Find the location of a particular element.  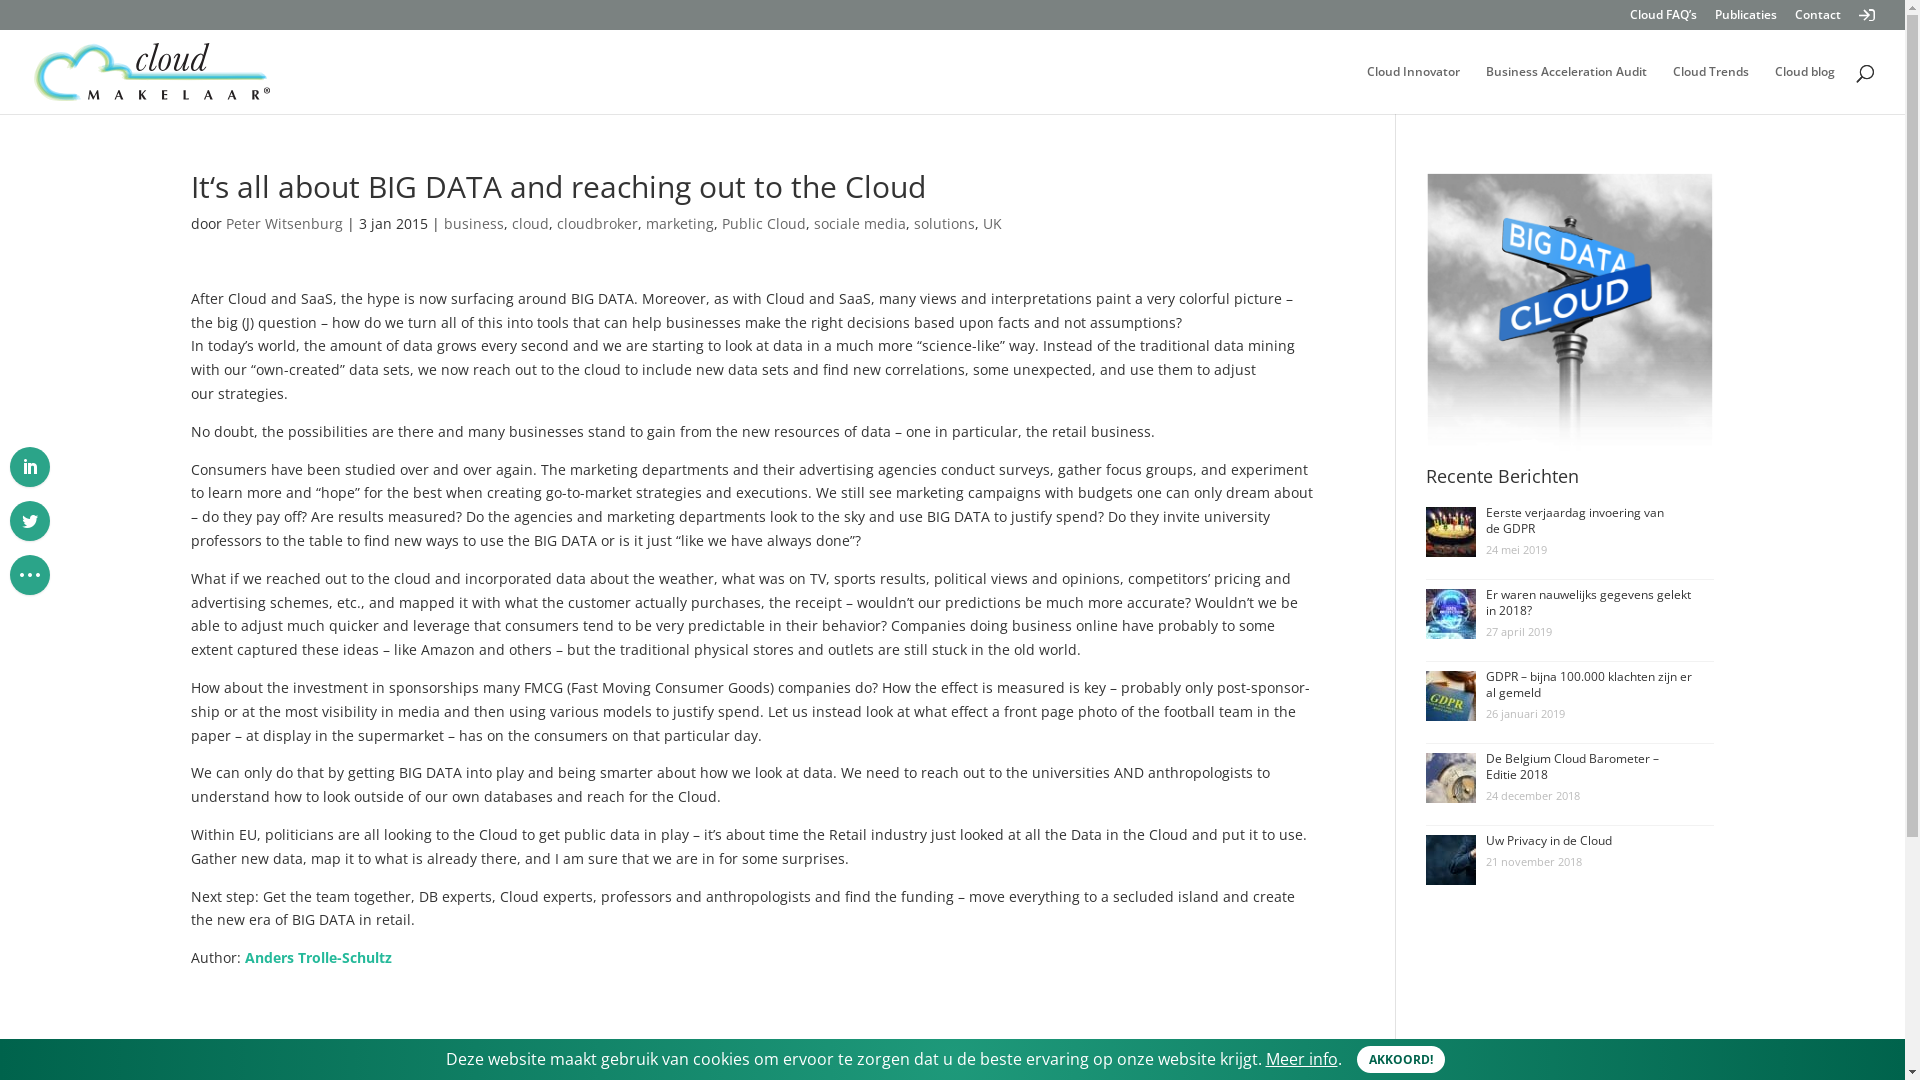

'Contact' is located at coordinates (1818, 19).